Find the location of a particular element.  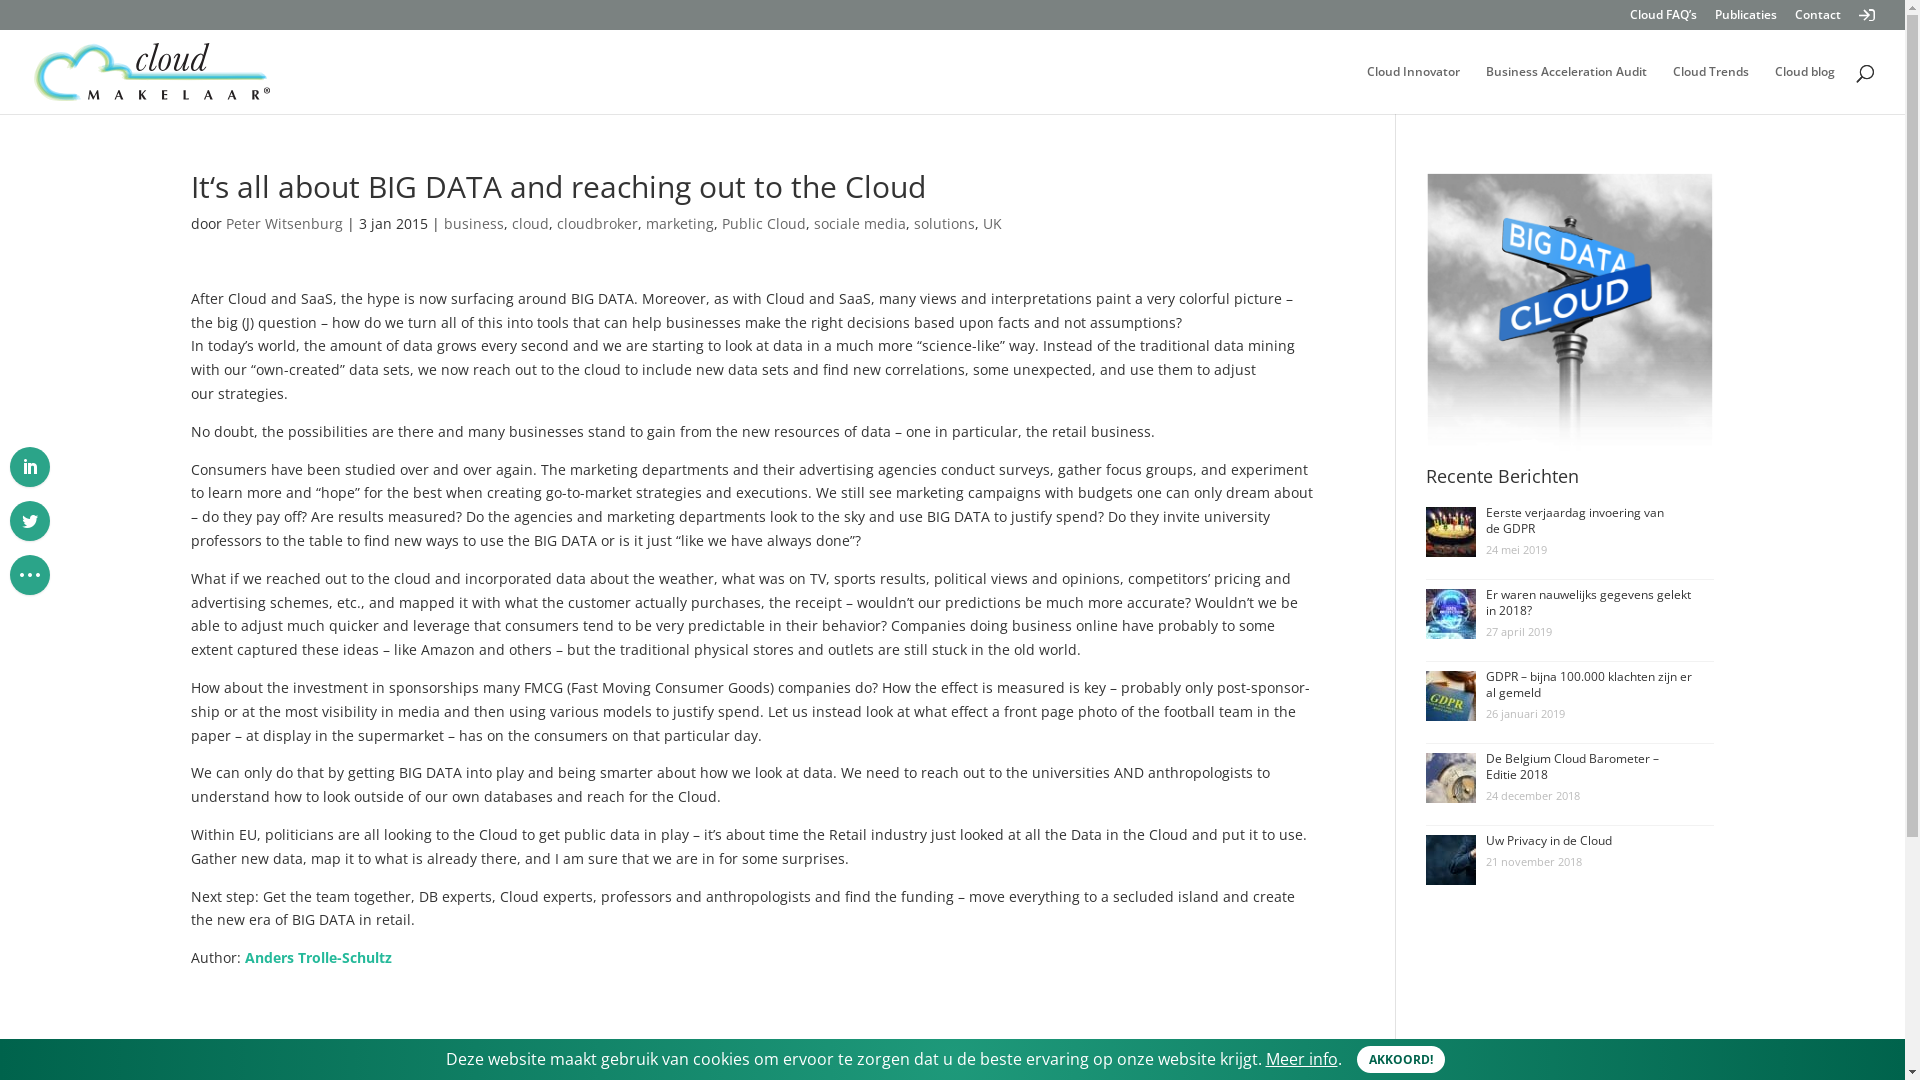

'Contact' is located at coordinates (1818, 19).